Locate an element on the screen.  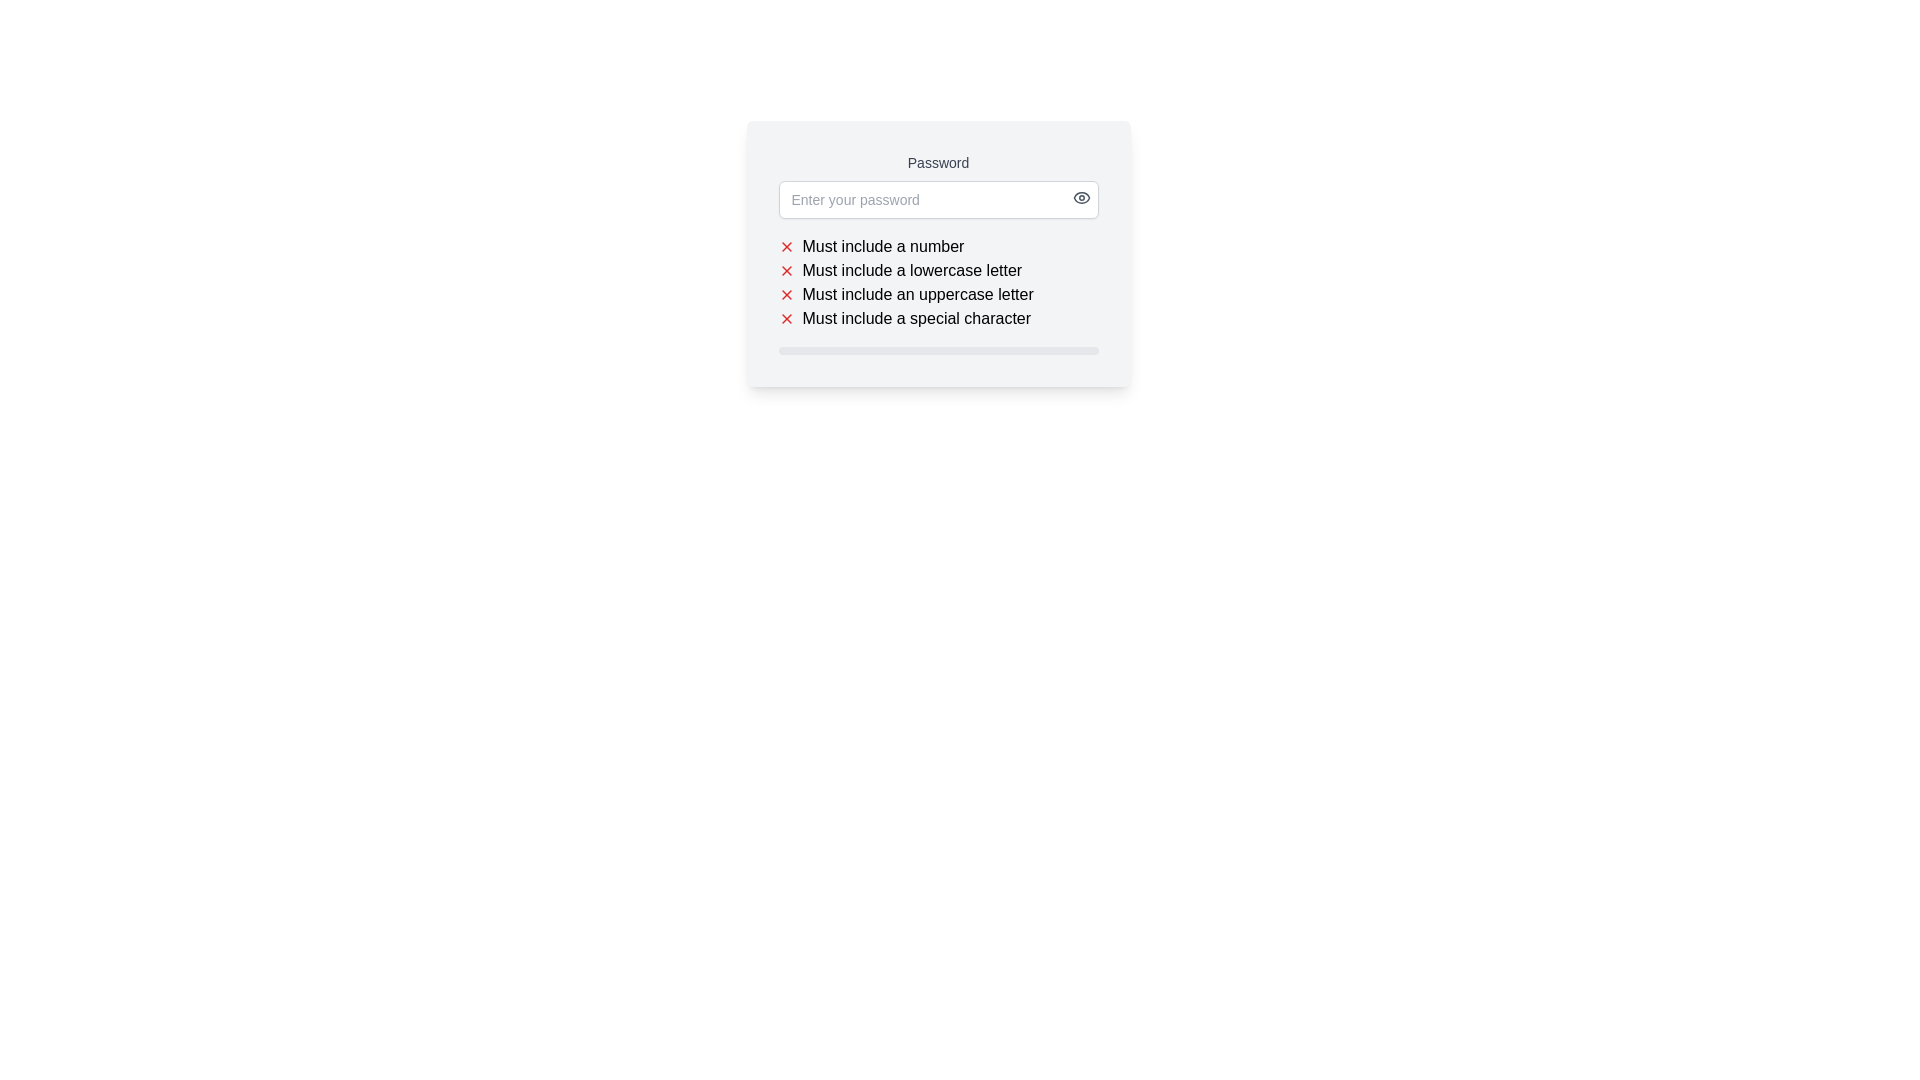
the eye icon button located at the top-right corner of the password input field is located at coordinates (1080, 197).